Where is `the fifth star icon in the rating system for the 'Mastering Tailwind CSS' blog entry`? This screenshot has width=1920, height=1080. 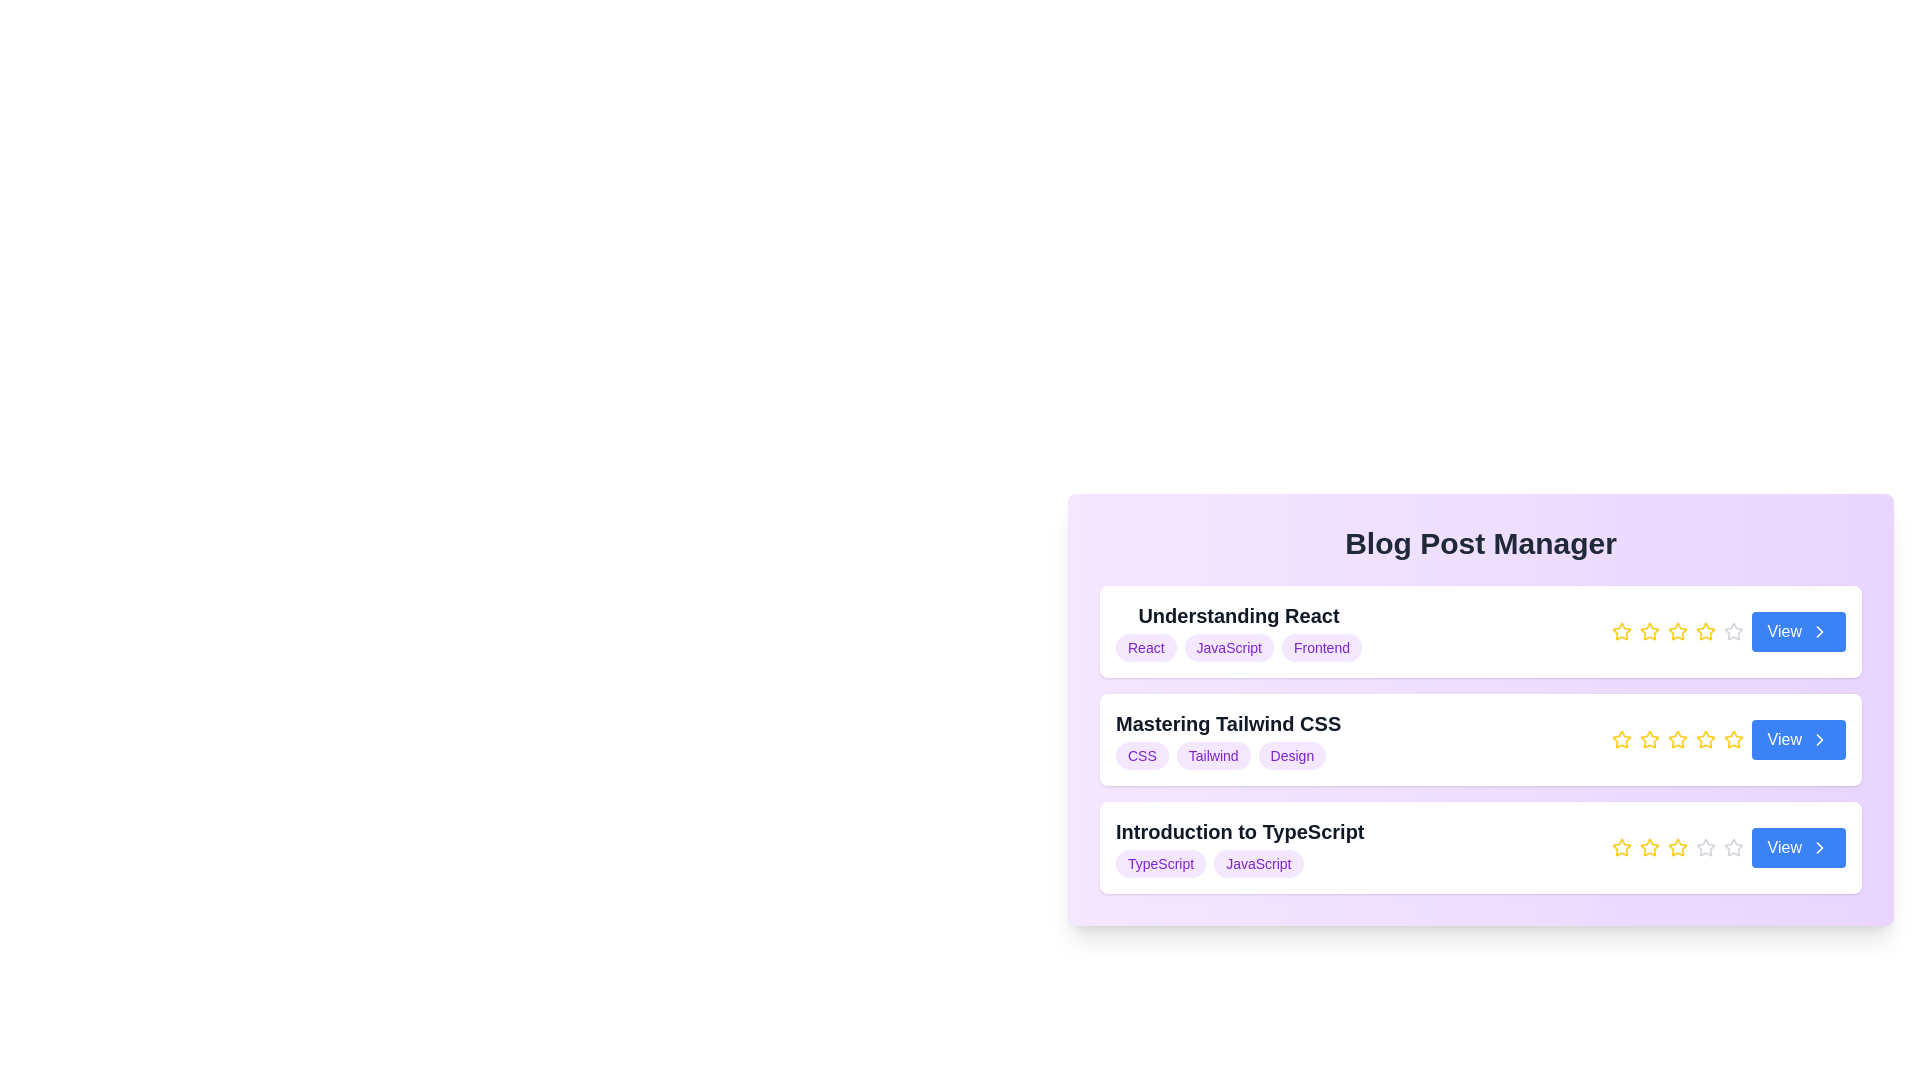 the fifth star icon in the rating system for the 'Mastering Tailwind CSS' blog entry is located at coordinates (1704, 740).